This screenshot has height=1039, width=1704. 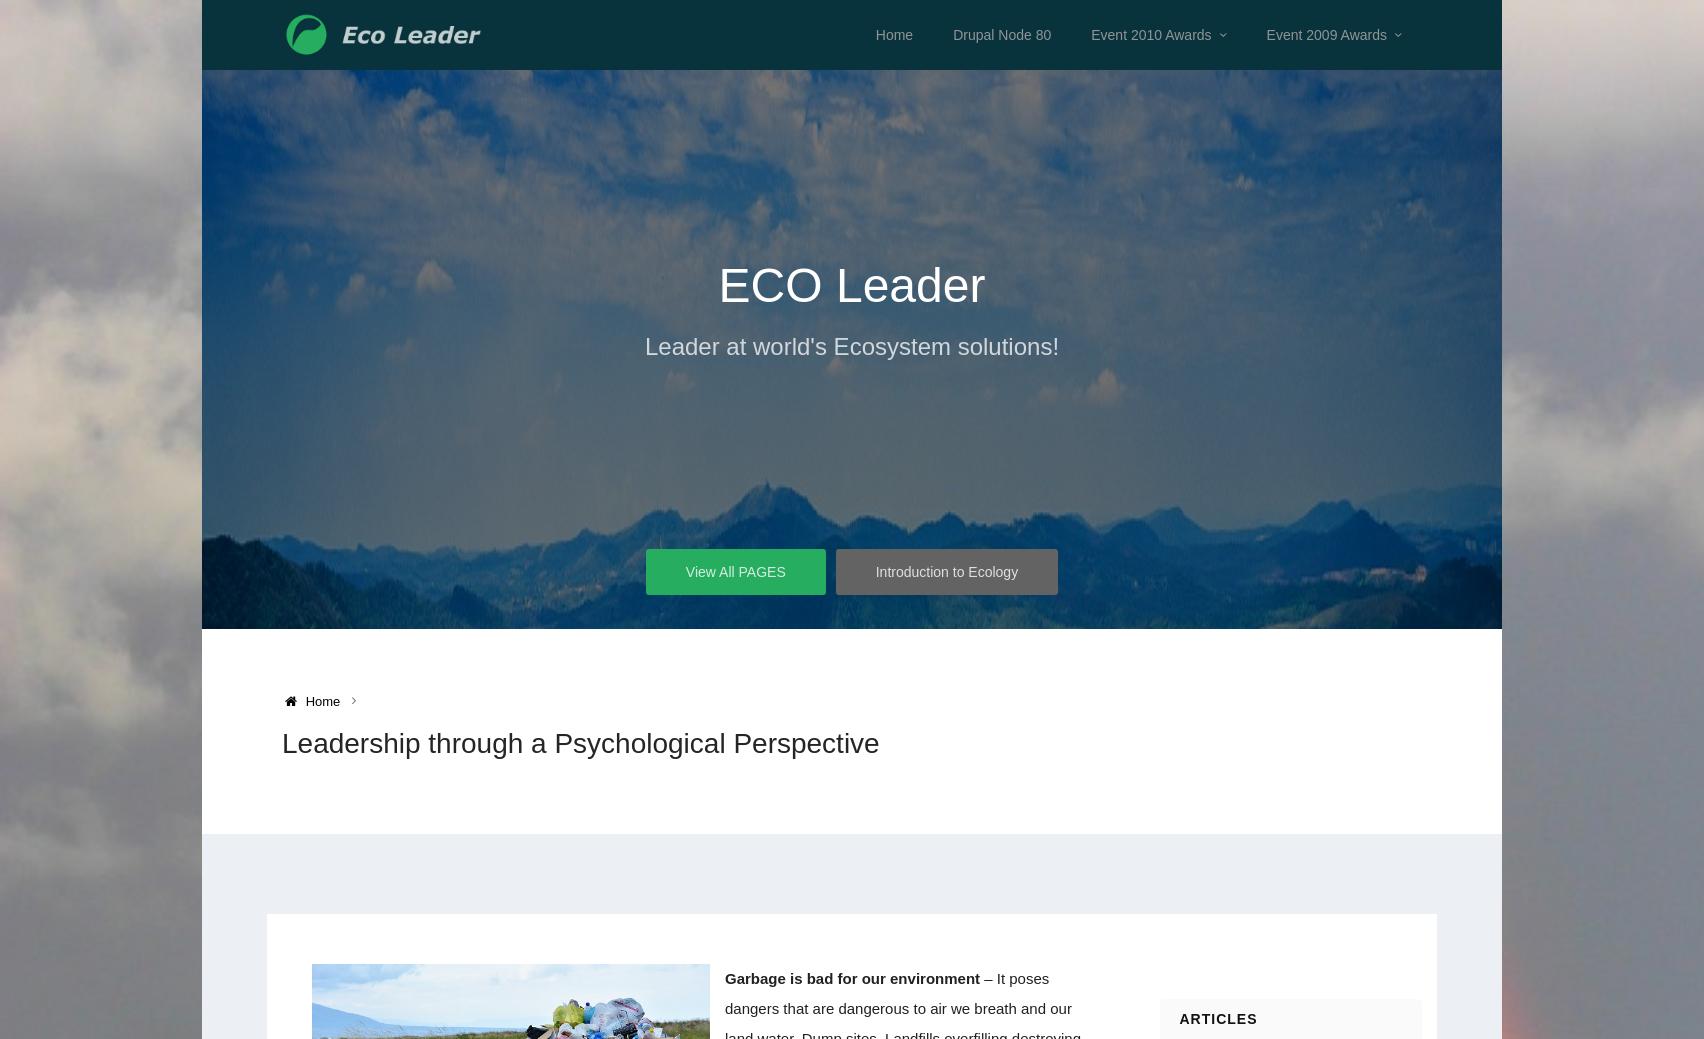 What do you see at coordinates (580, 742) in the screenshot?
I see `'Leadership through a Psychological Perspective'` at bounding box center [580, 742].